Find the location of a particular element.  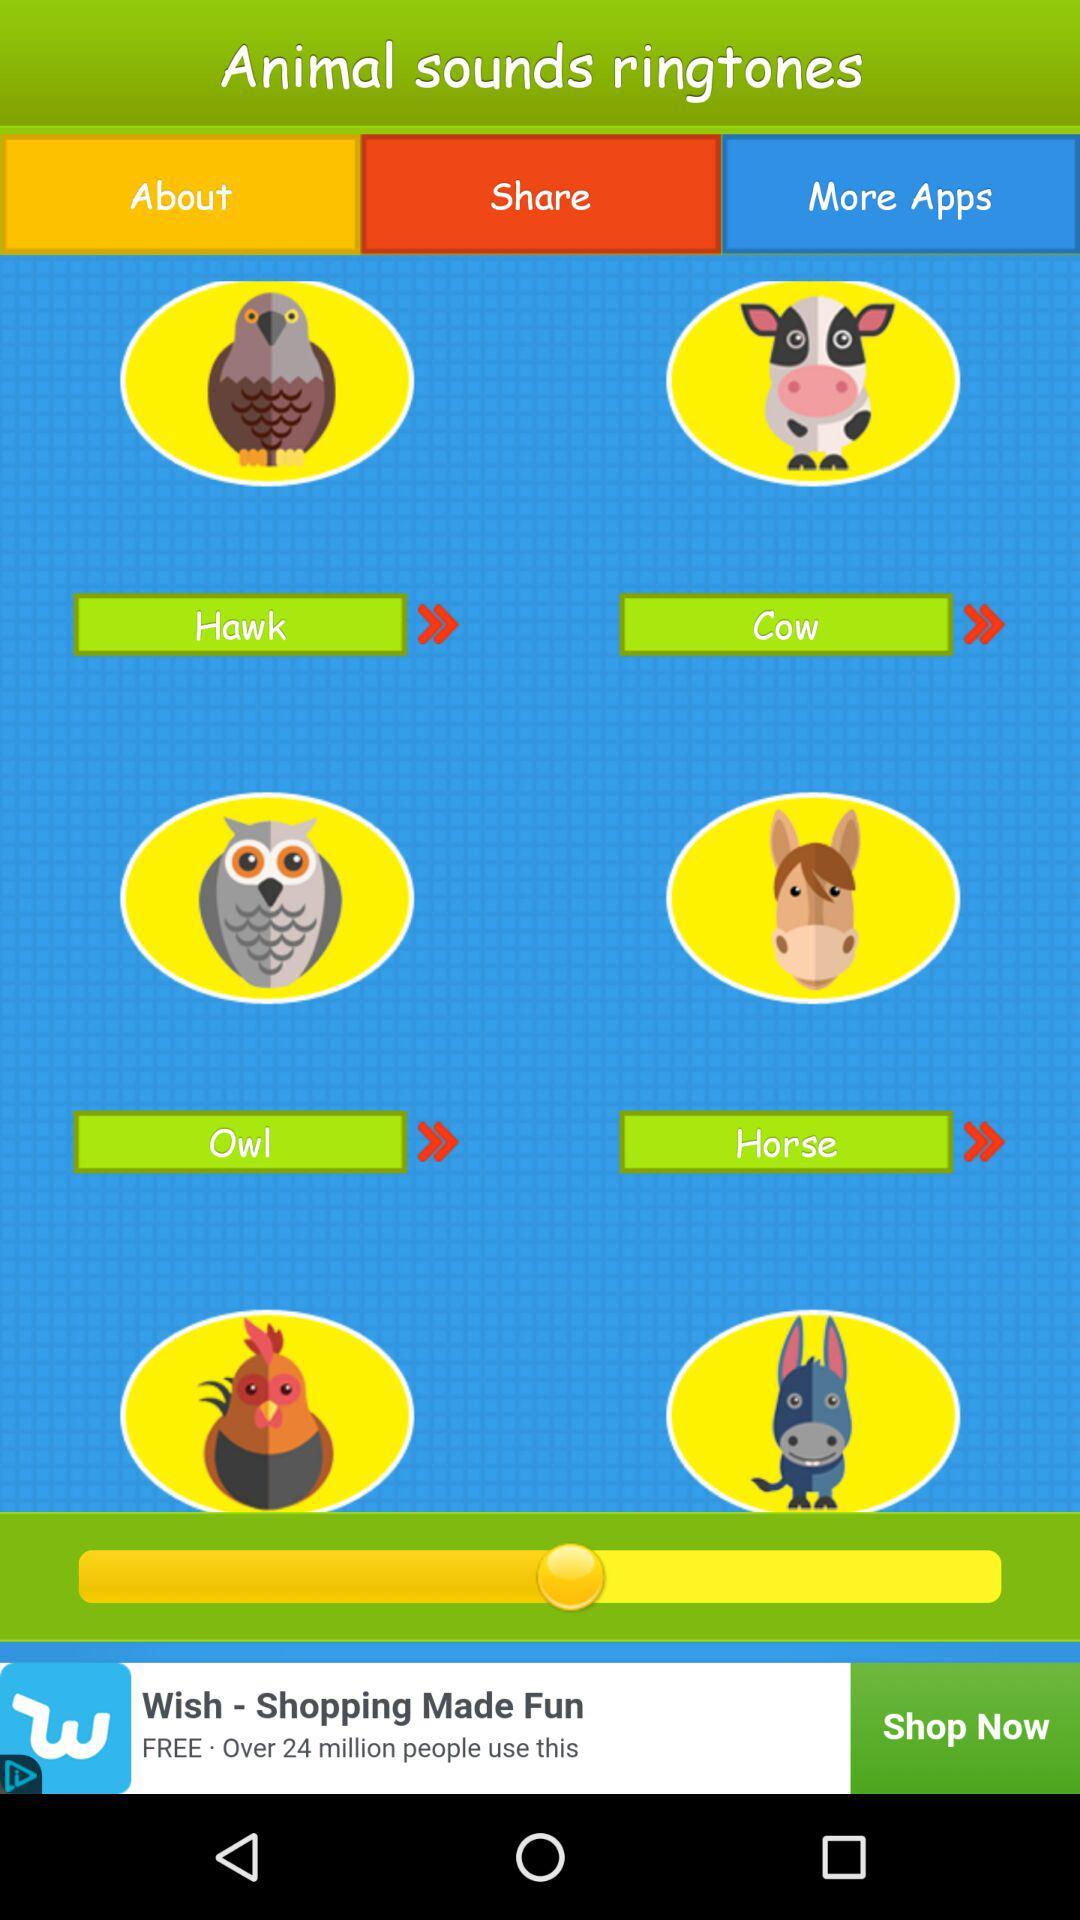

button to the left of the more apps is located at coordinates (540, 194).